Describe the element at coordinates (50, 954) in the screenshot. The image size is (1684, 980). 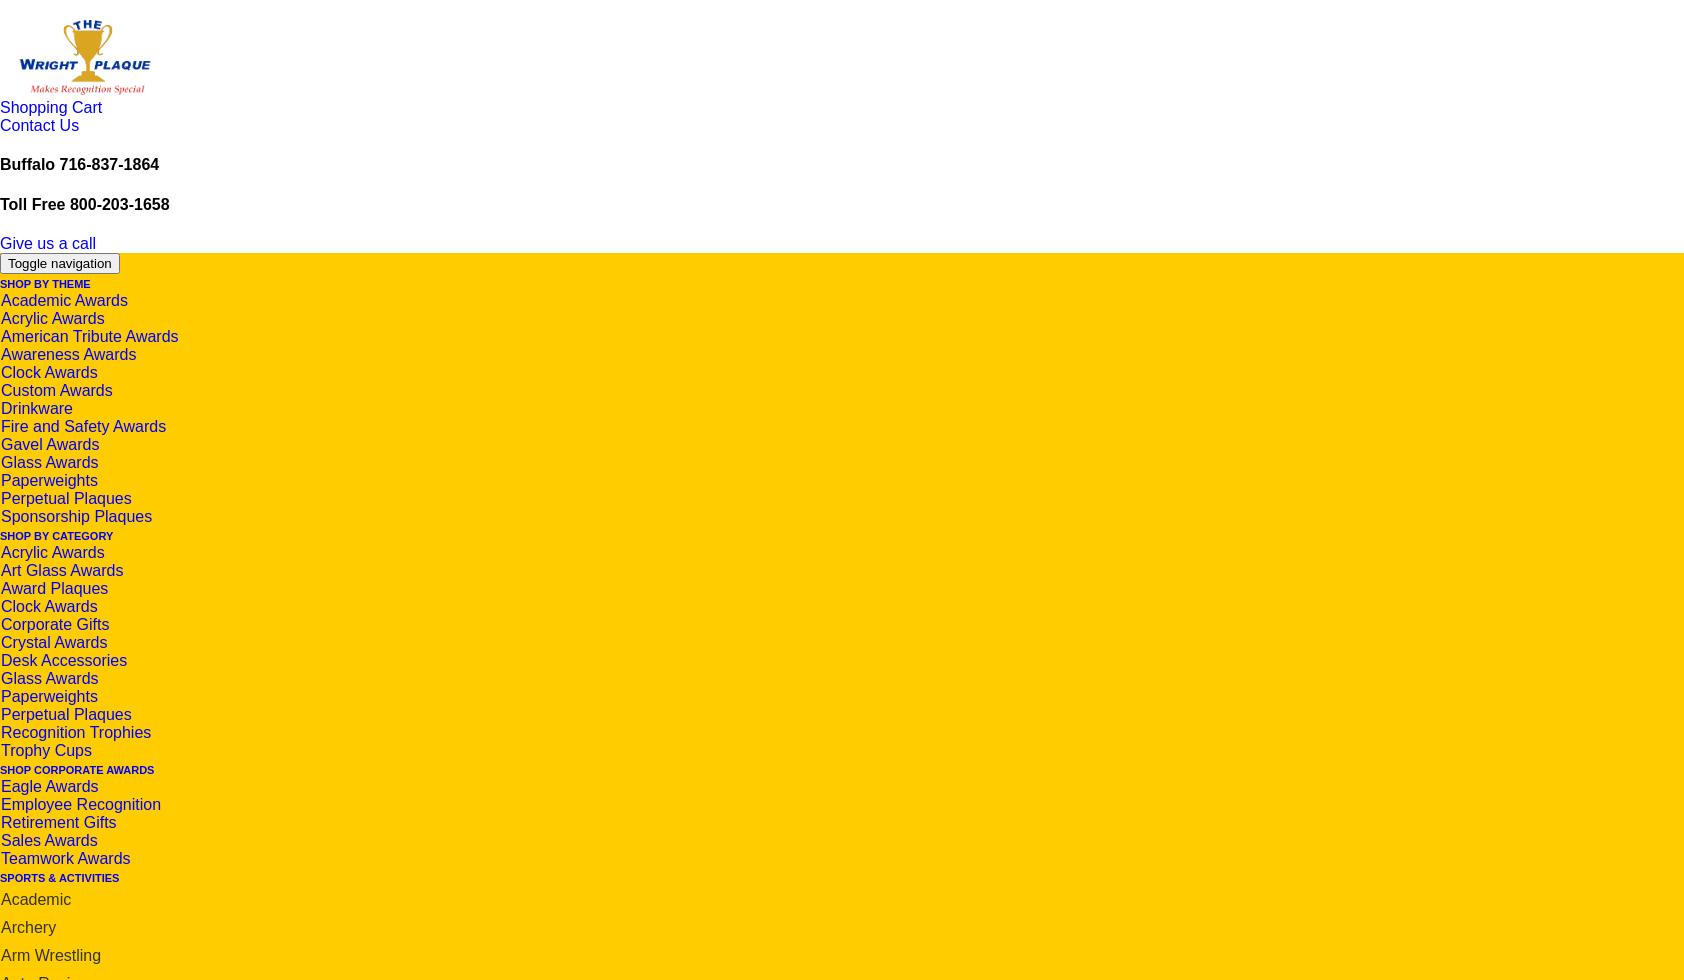
I see `'Arm Wrestling'` at that location.